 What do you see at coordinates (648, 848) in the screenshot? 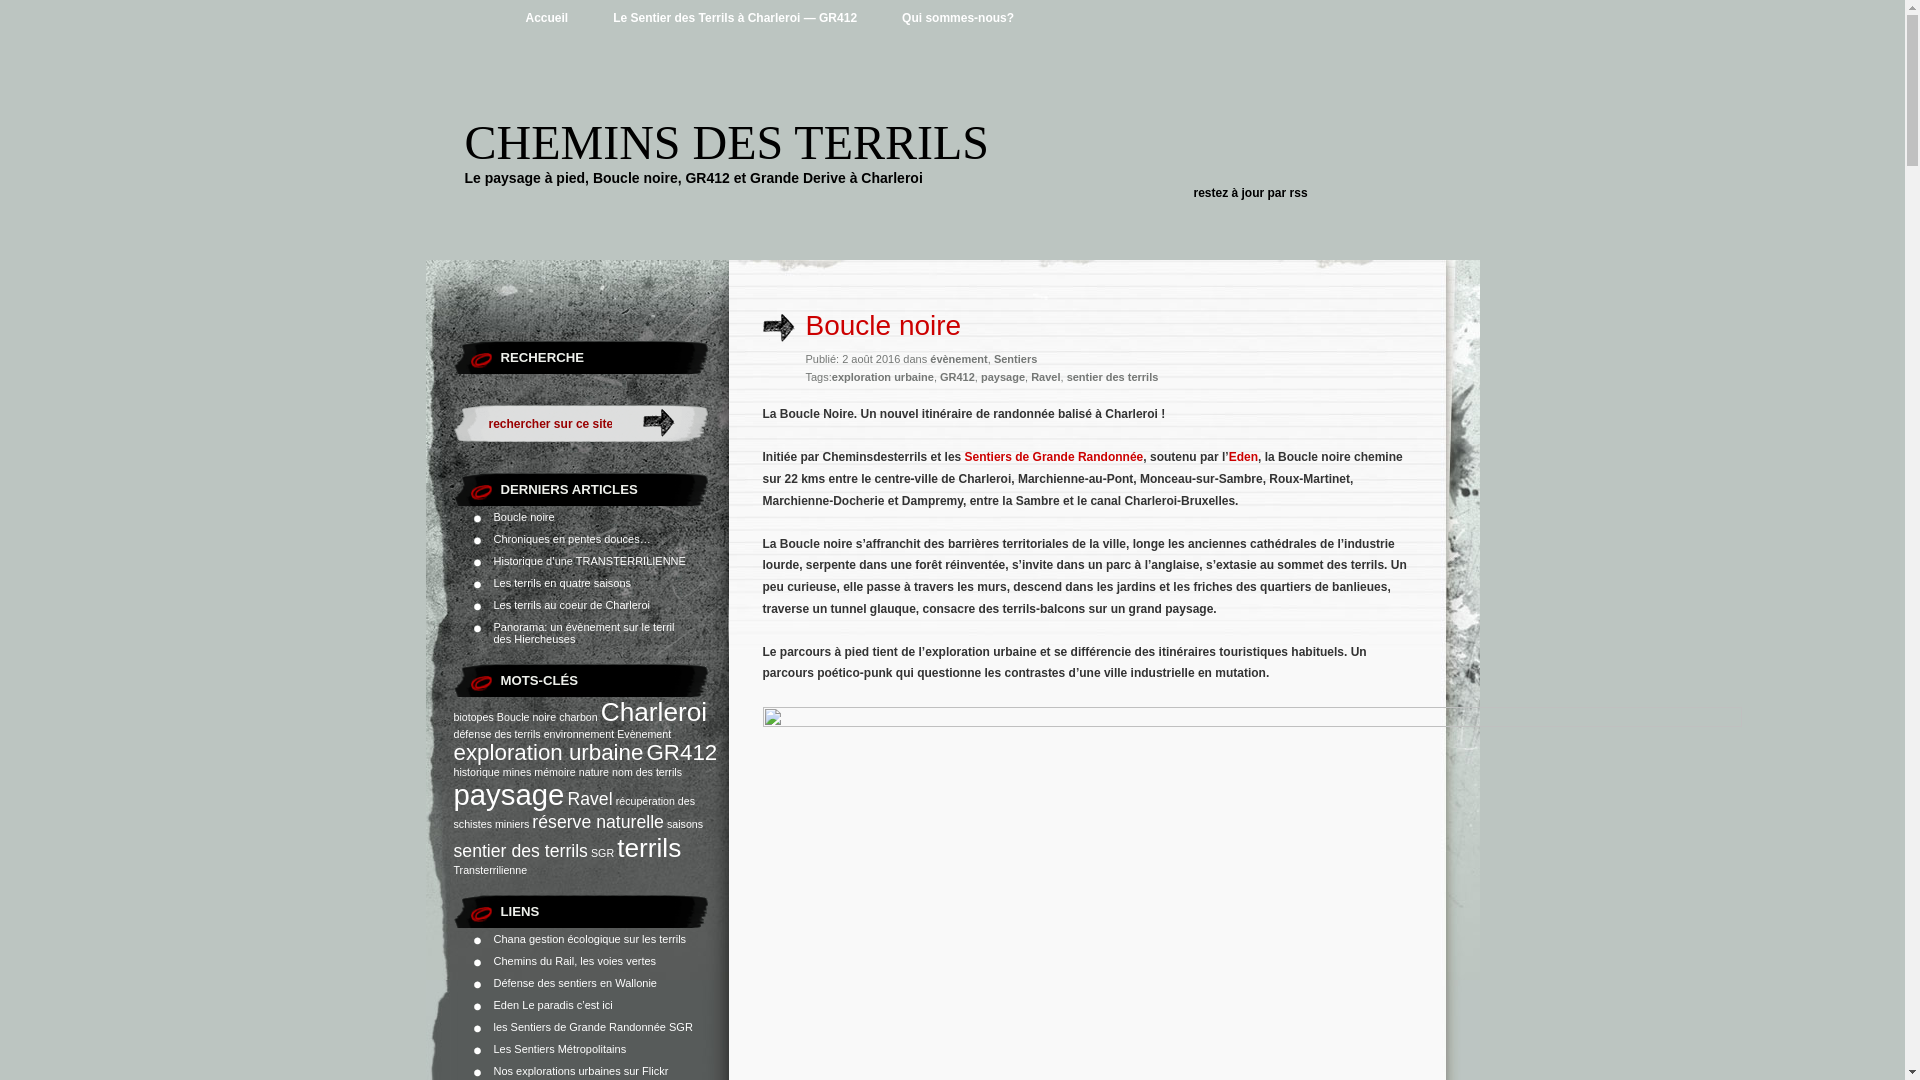
I see `'terrils'` at bounding box center [648, 848].